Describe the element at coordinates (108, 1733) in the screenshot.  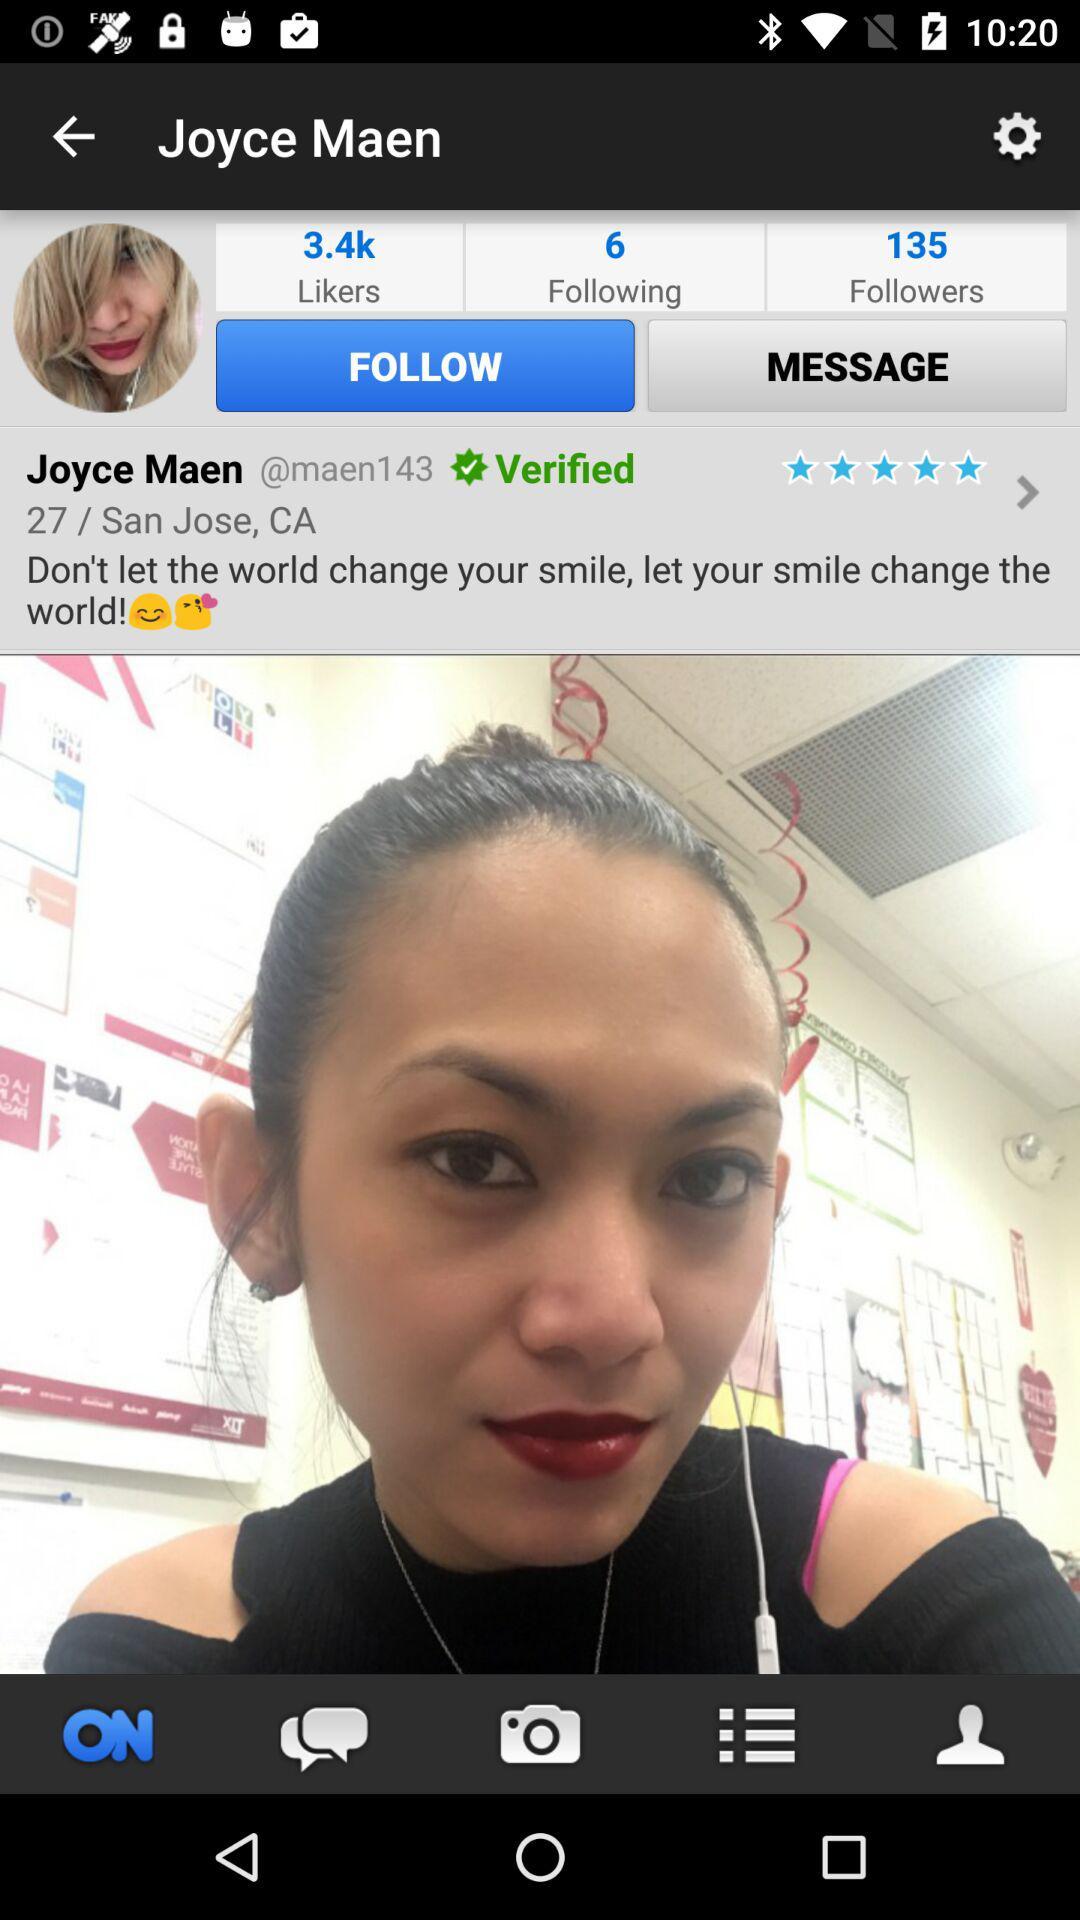
I see `press to broadcast video` at that location.